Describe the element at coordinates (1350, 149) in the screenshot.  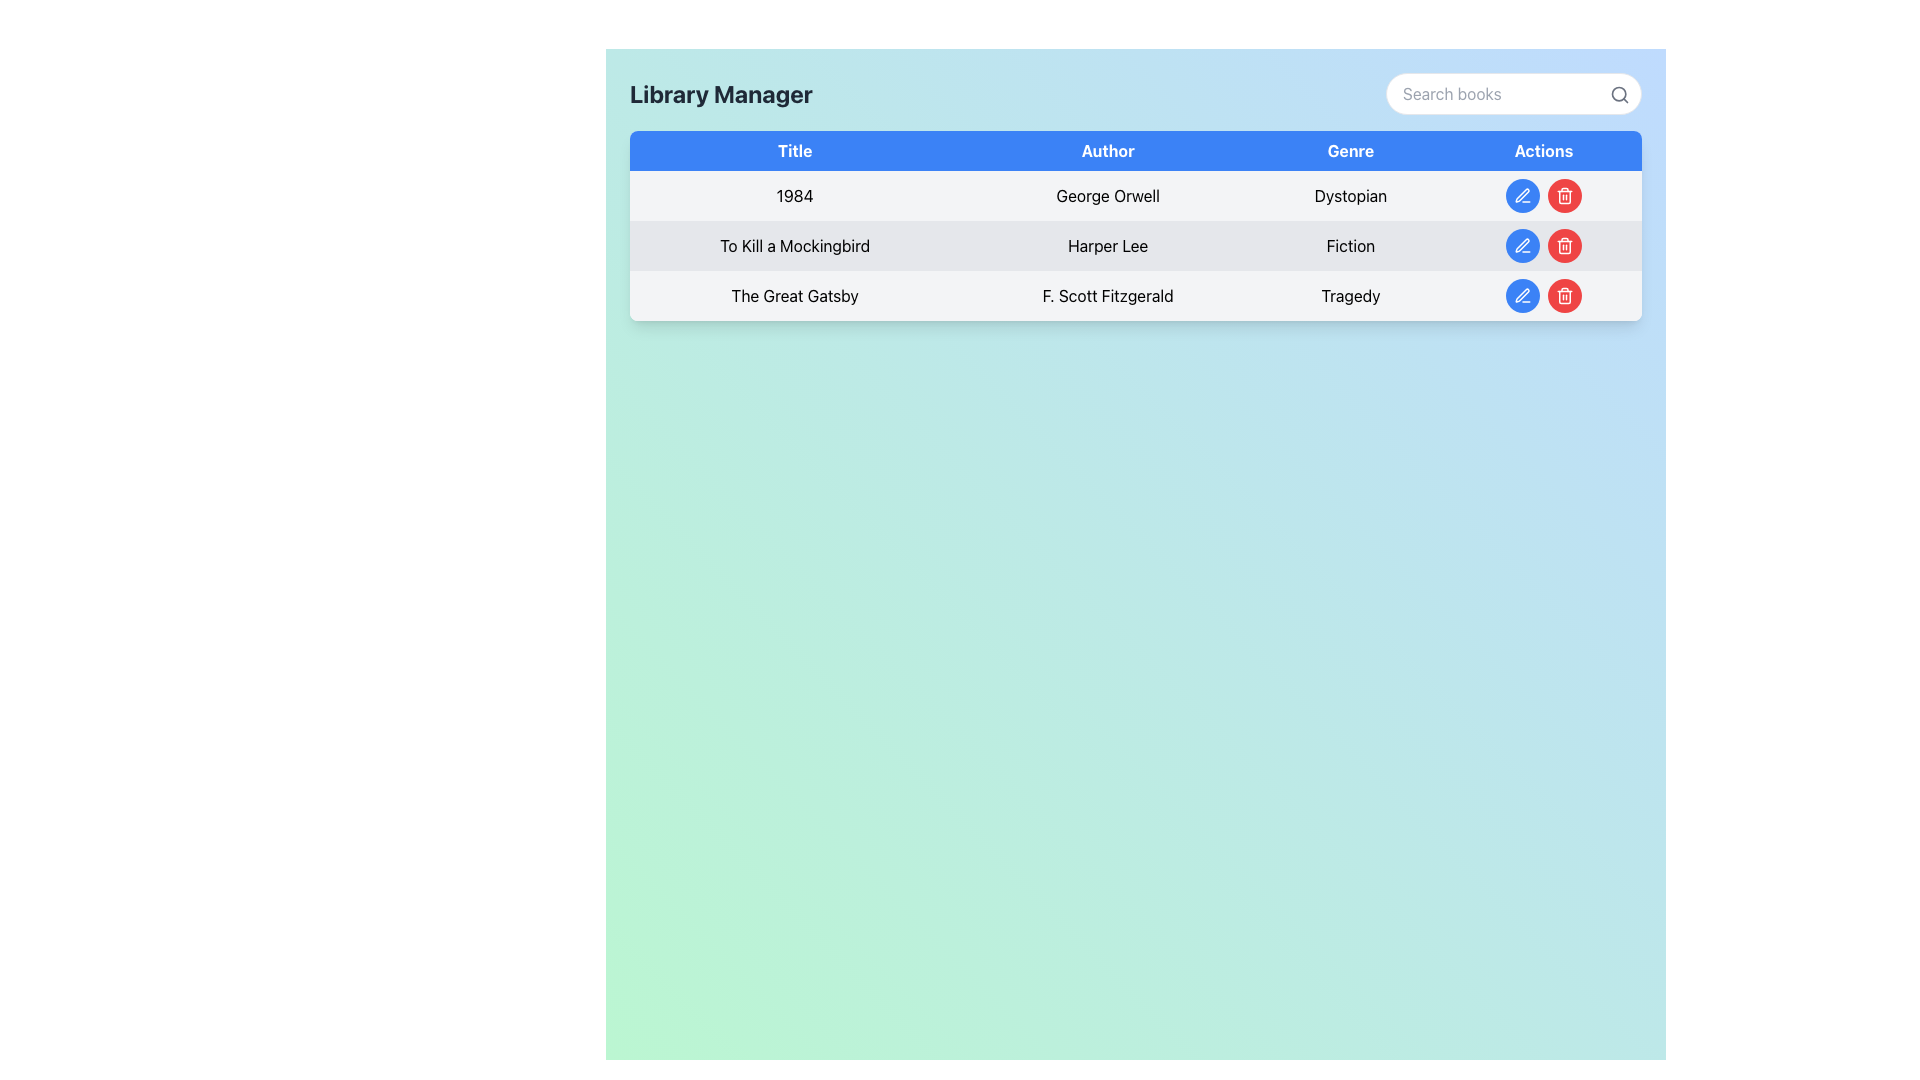
I see `the 'Genre' column header label in the table, which is the third column header among 'Title', 'Author', 'Genre', and 'Actions'` at that location.